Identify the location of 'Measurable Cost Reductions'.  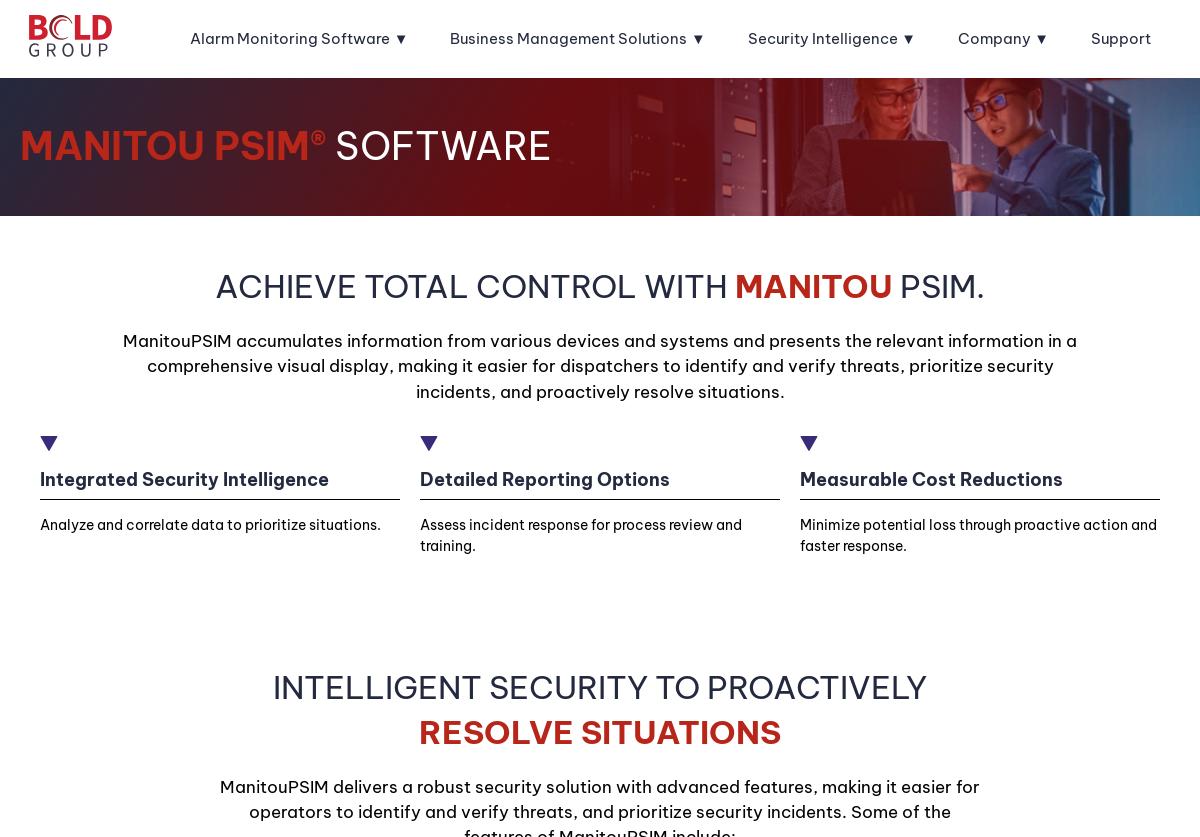
(930, 477).